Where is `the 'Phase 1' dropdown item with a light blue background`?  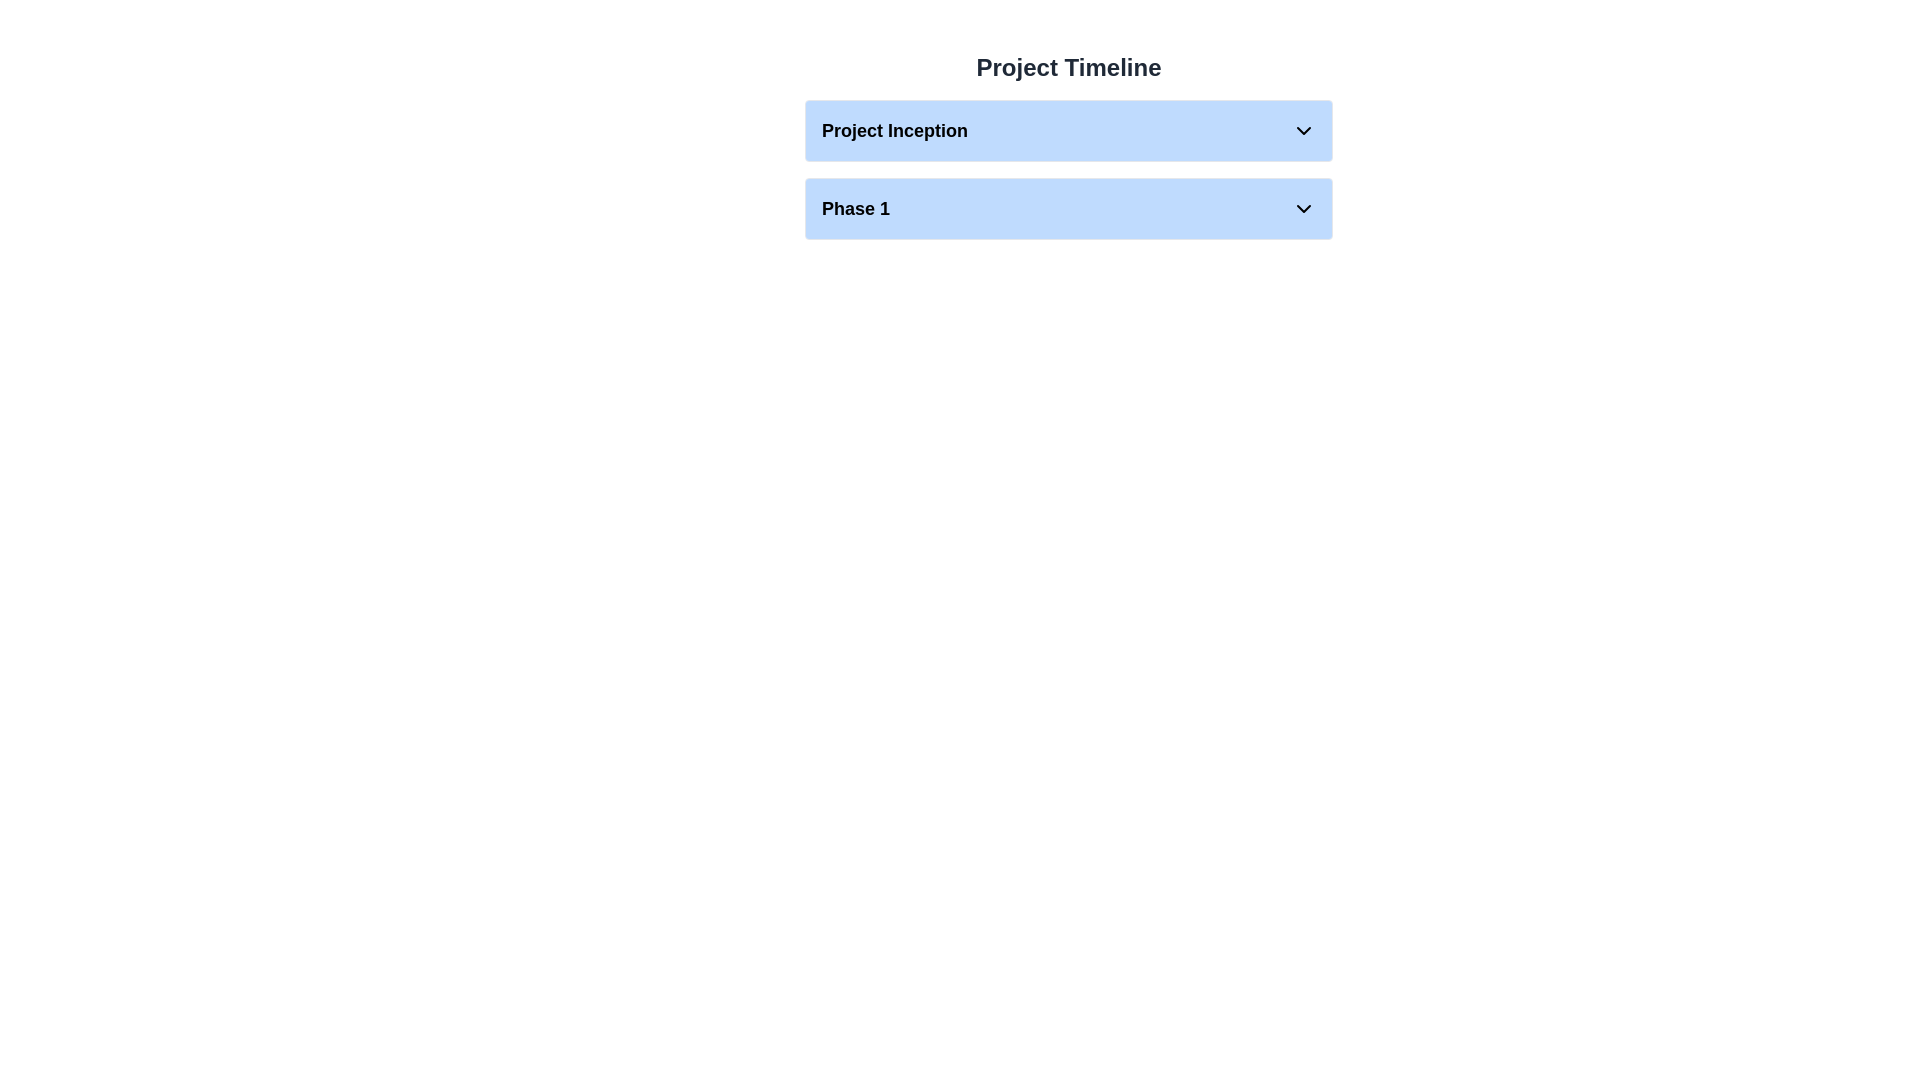
the 'Phase 1' dropdown item with a light blue background is located at coordinates (1068, 208).